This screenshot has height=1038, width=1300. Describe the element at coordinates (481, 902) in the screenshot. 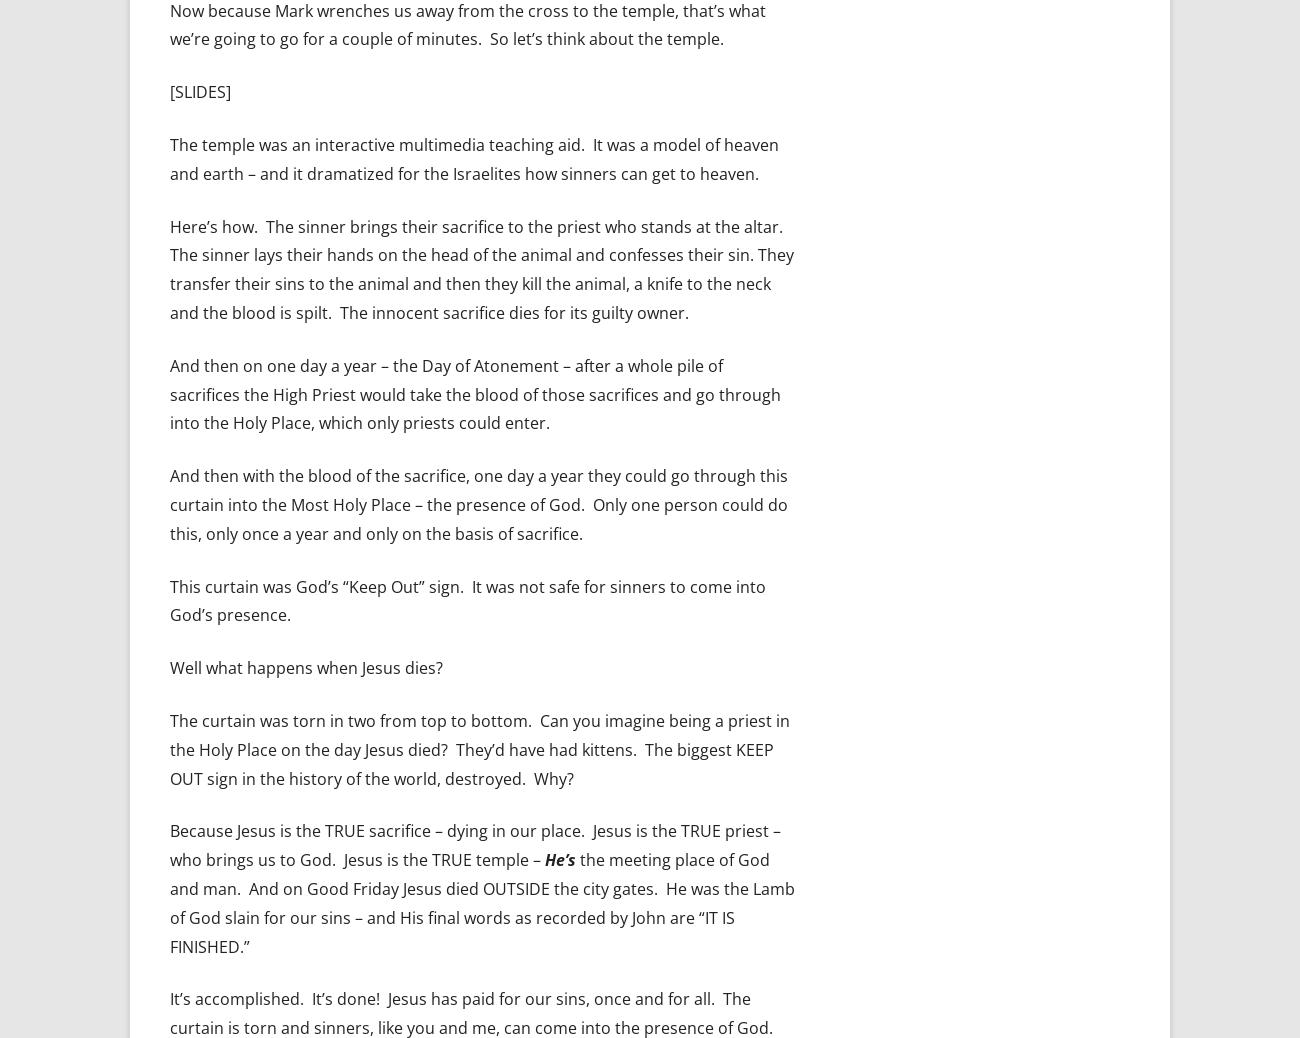

I see `'the meeting place of God and man.  And on Good Friday Jesus died OUTSIDE the city gates.  He was the Lamb of God slain for our sins – and His final words as recorded by John are “IT IS FINISHED.”'` at that location.